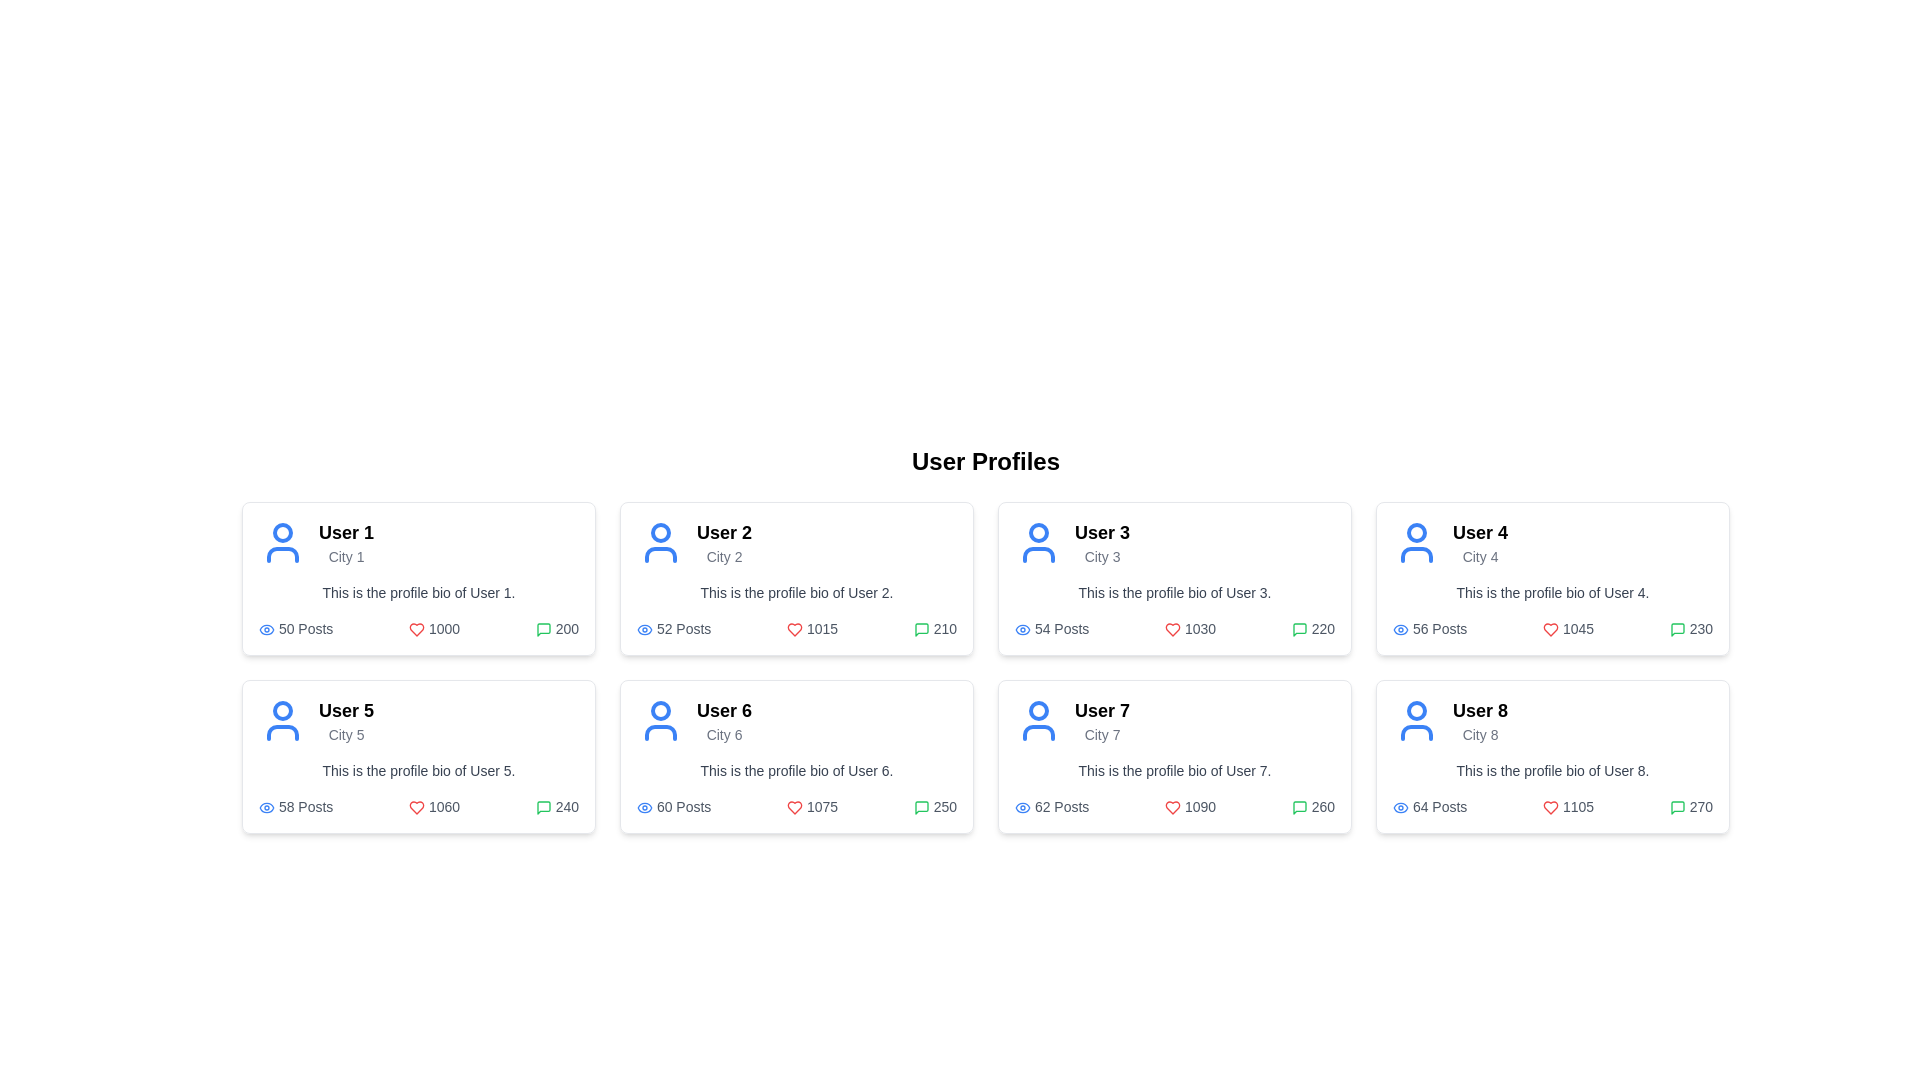 The image size is (1920, 1080). I want to click on the decorative comment icon located at the bottom right of User 8's card, next to the text '270', so click(1677, 807).